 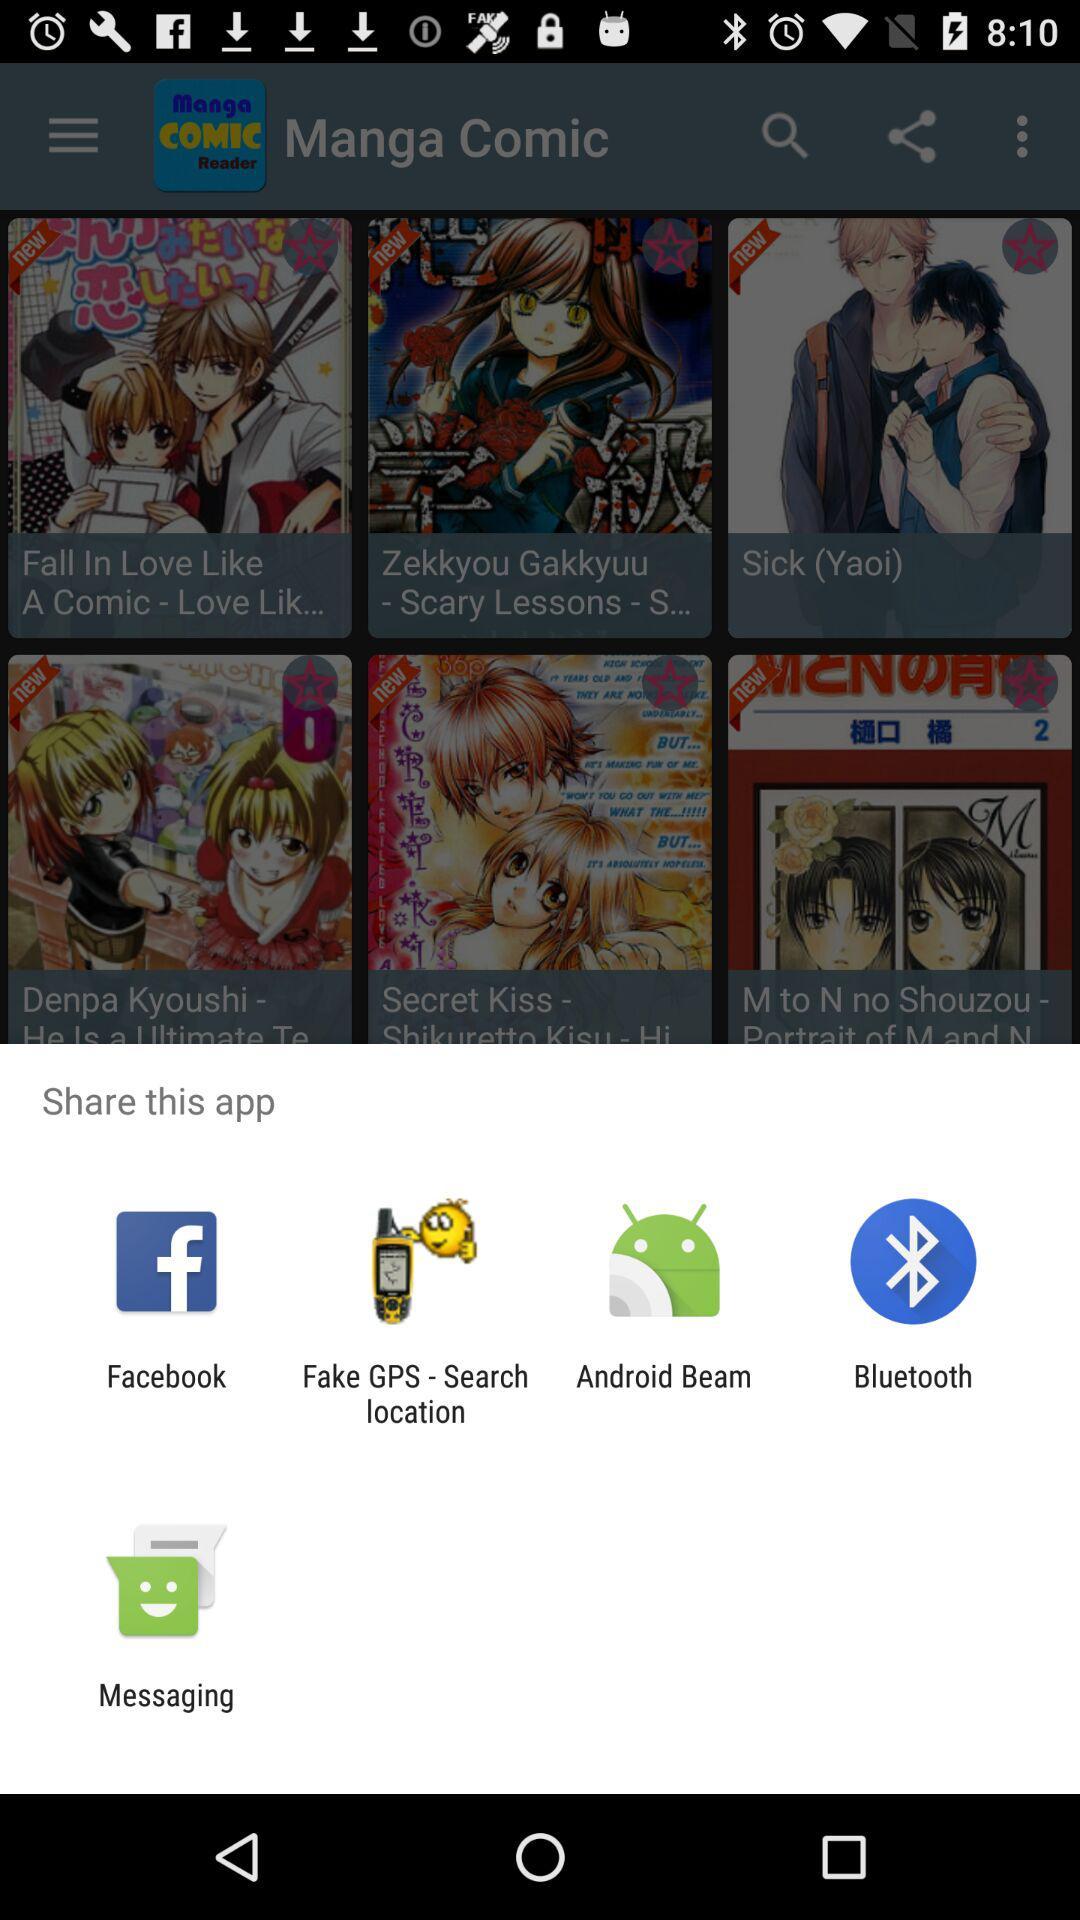 I want to click on the icon next to facebook item, so click(x=414, y=1392).